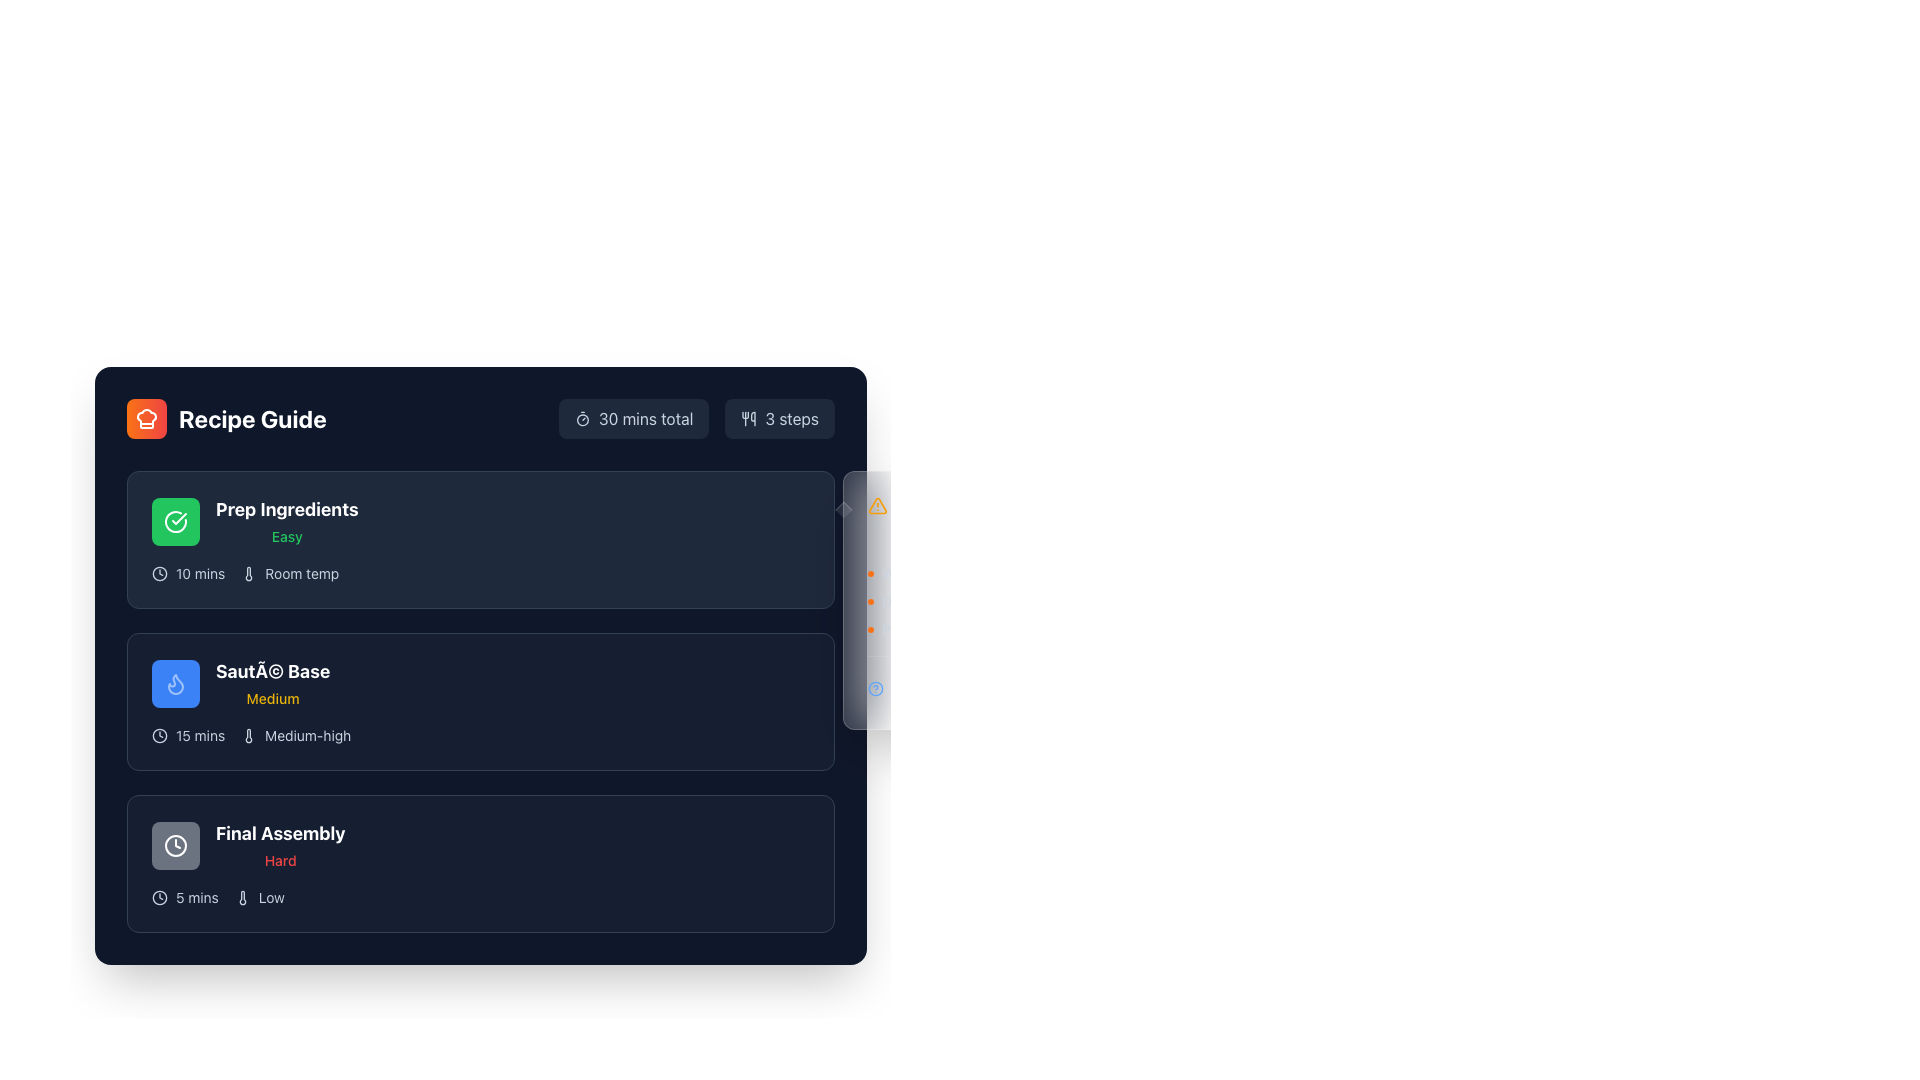 This screenshot has height=1080, width=1920. What do you see at coordinates (254, 520) in the screenshot?
I see `the first Step Card in the recipe guide` at bounding box center [254, 520].